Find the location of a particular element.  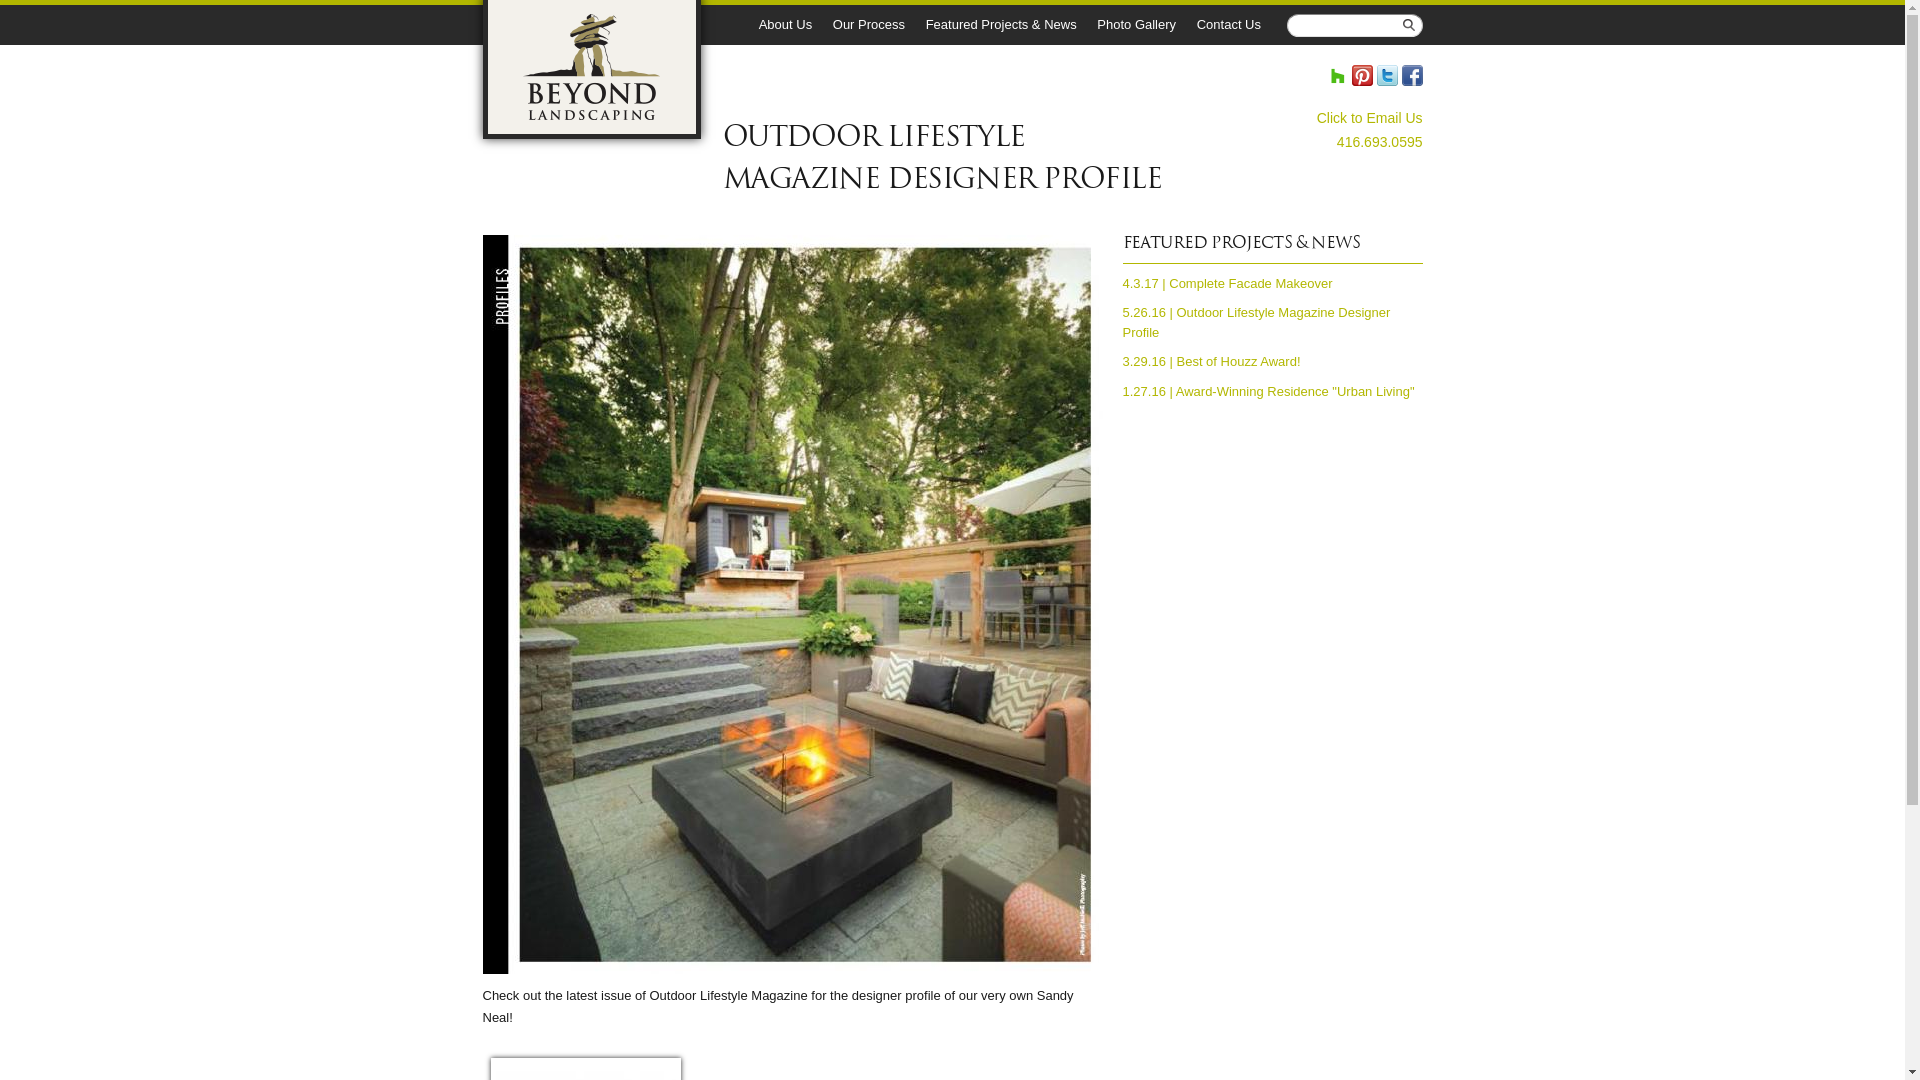

'Enter the terms you wish to search for.' is located at coordinates (1353, 25).